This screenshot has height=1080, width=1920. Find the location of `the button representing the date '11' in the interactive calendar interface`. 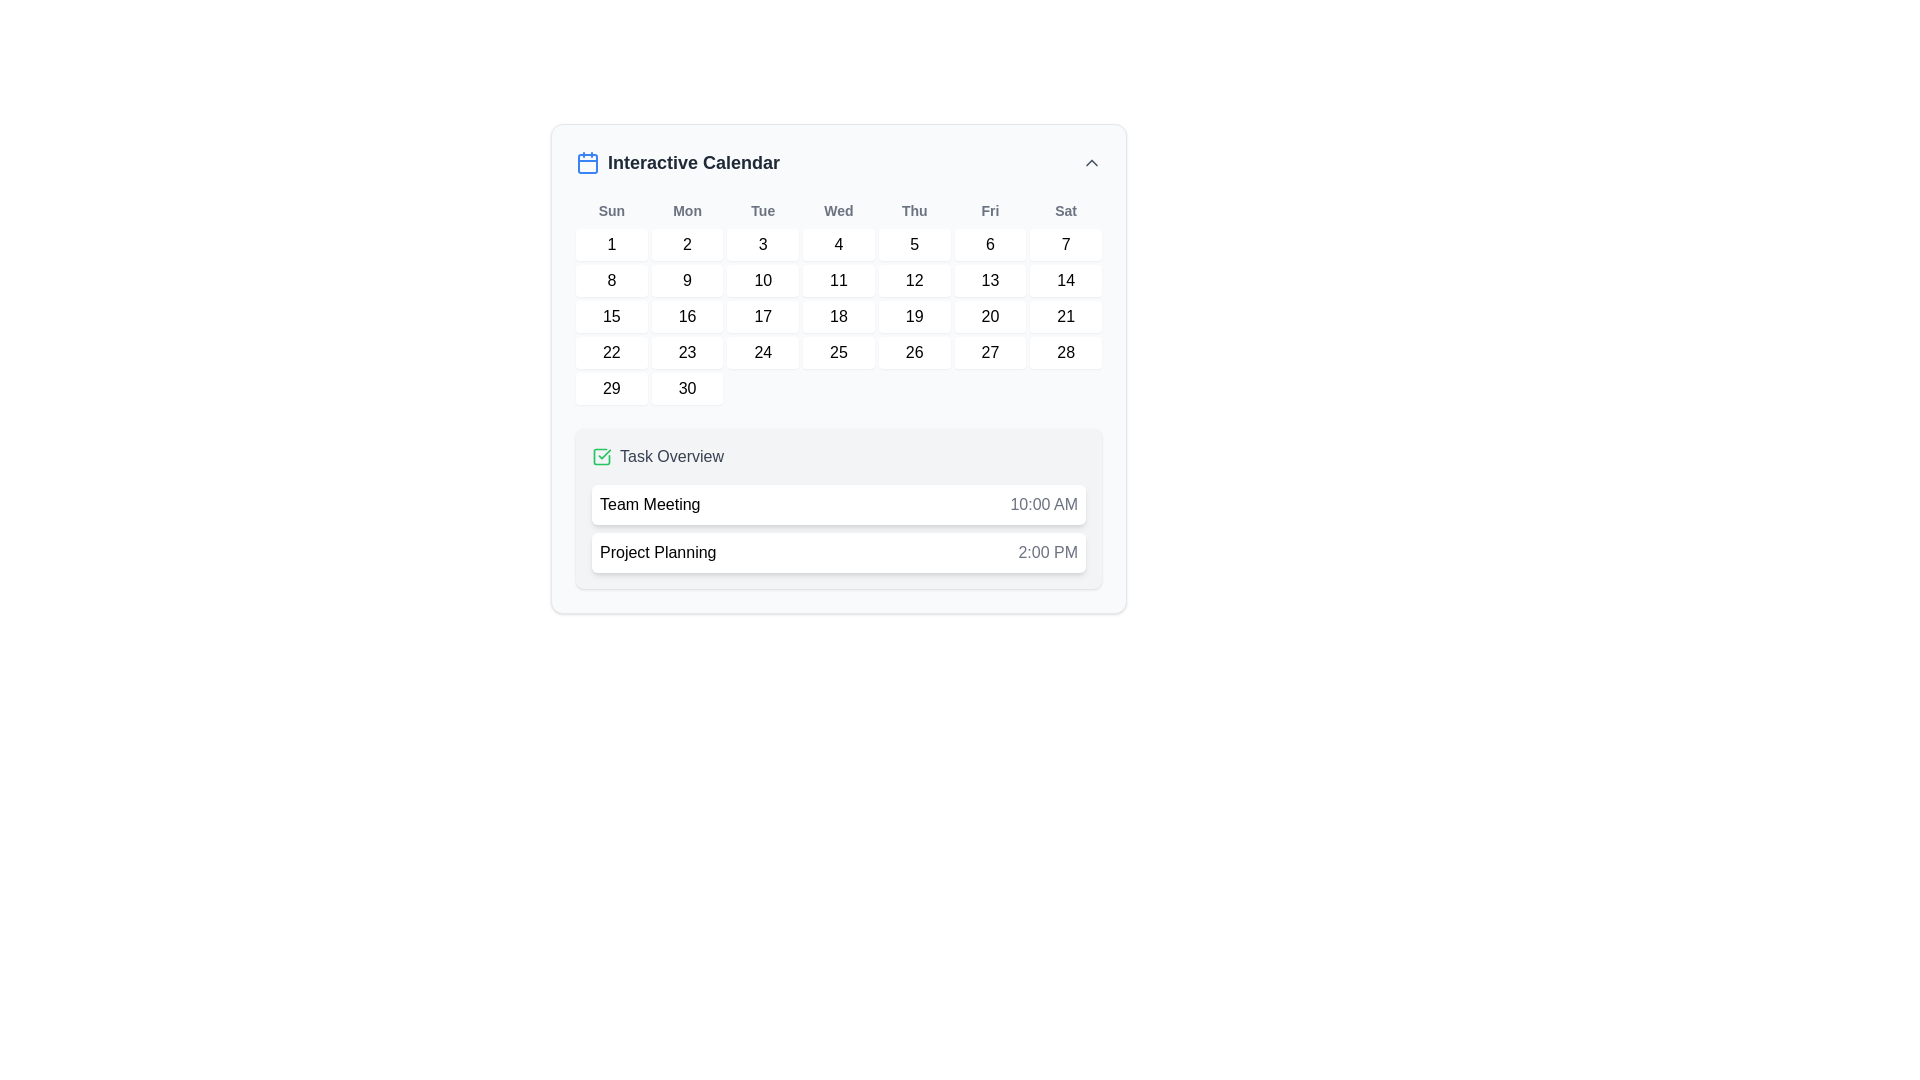

the button representing the date '11' in the interactive calendar interface is located at coordinates (839, 281).